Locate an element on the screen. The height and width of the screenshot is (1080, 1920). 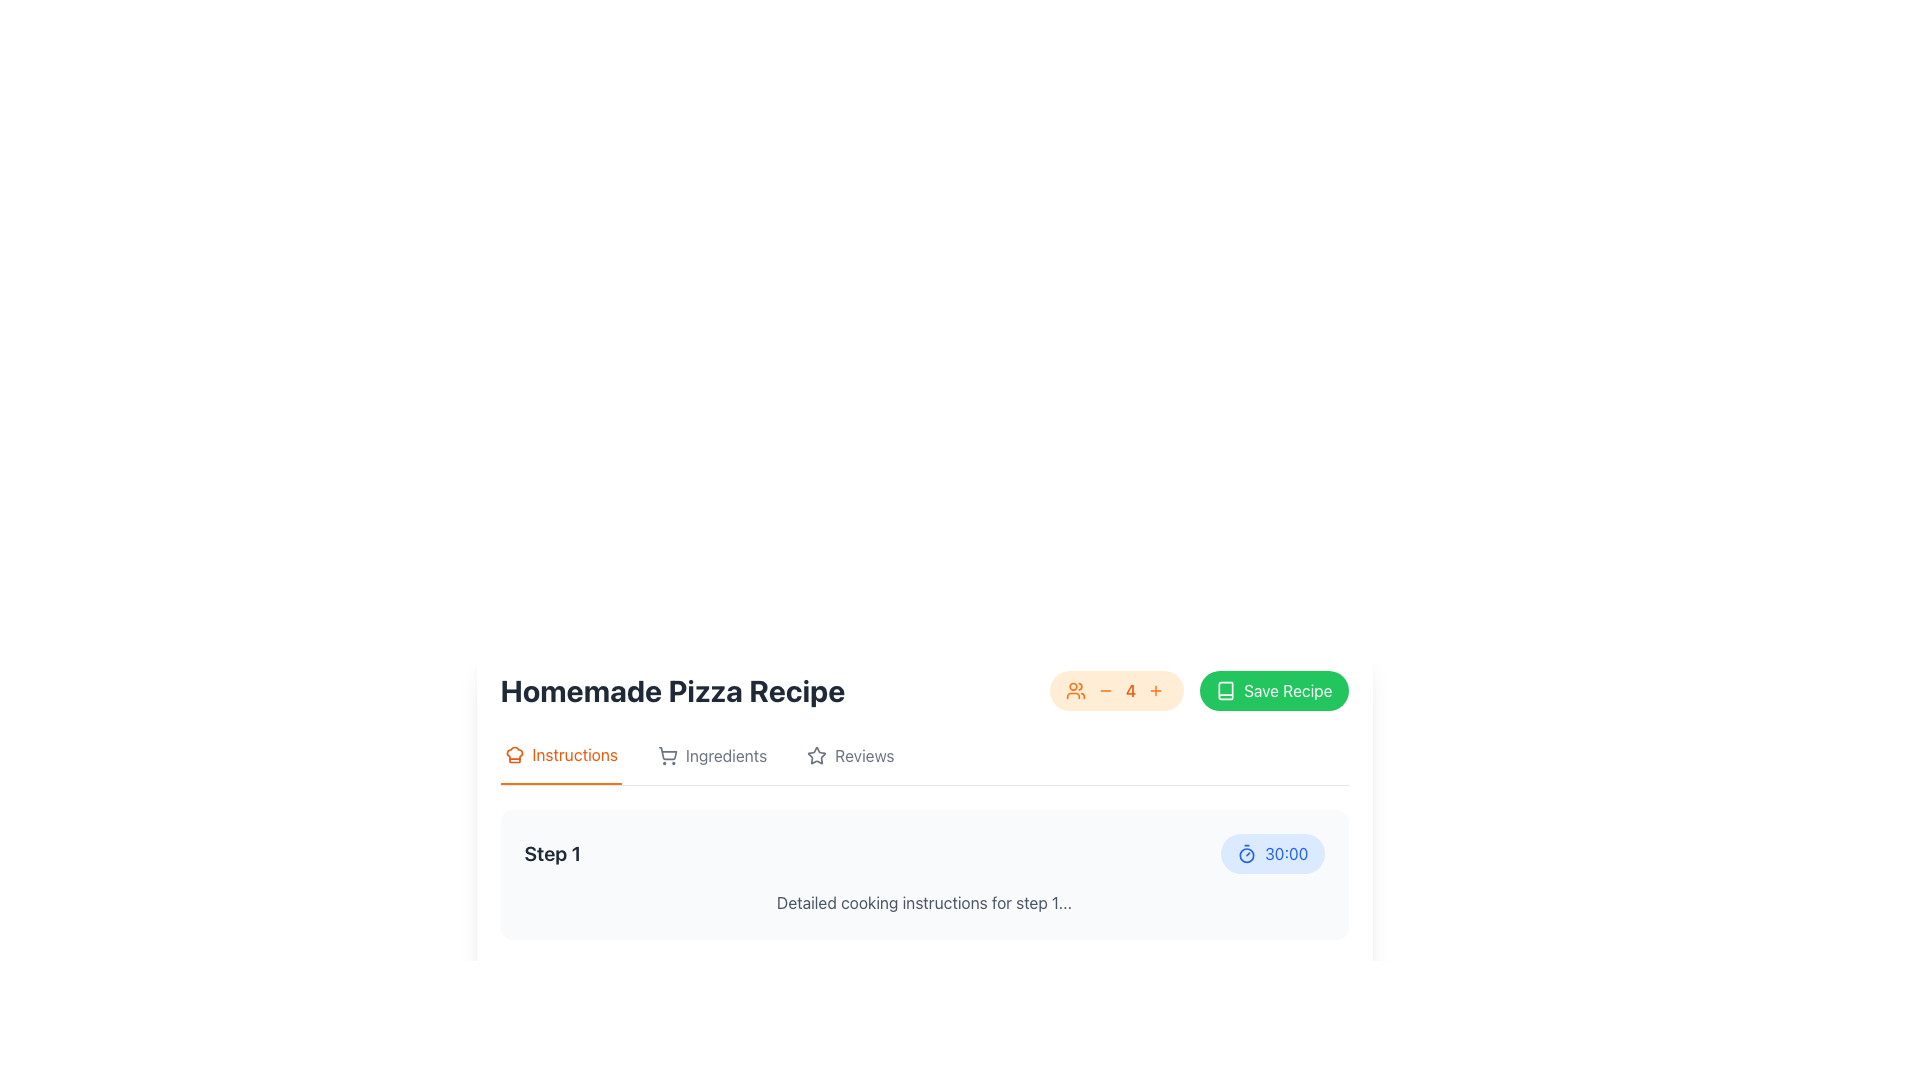
the Text Element that provides detailed instructions for 'Step 1', located next to the time indicator '30:00' is located at coordinates (923, 902).